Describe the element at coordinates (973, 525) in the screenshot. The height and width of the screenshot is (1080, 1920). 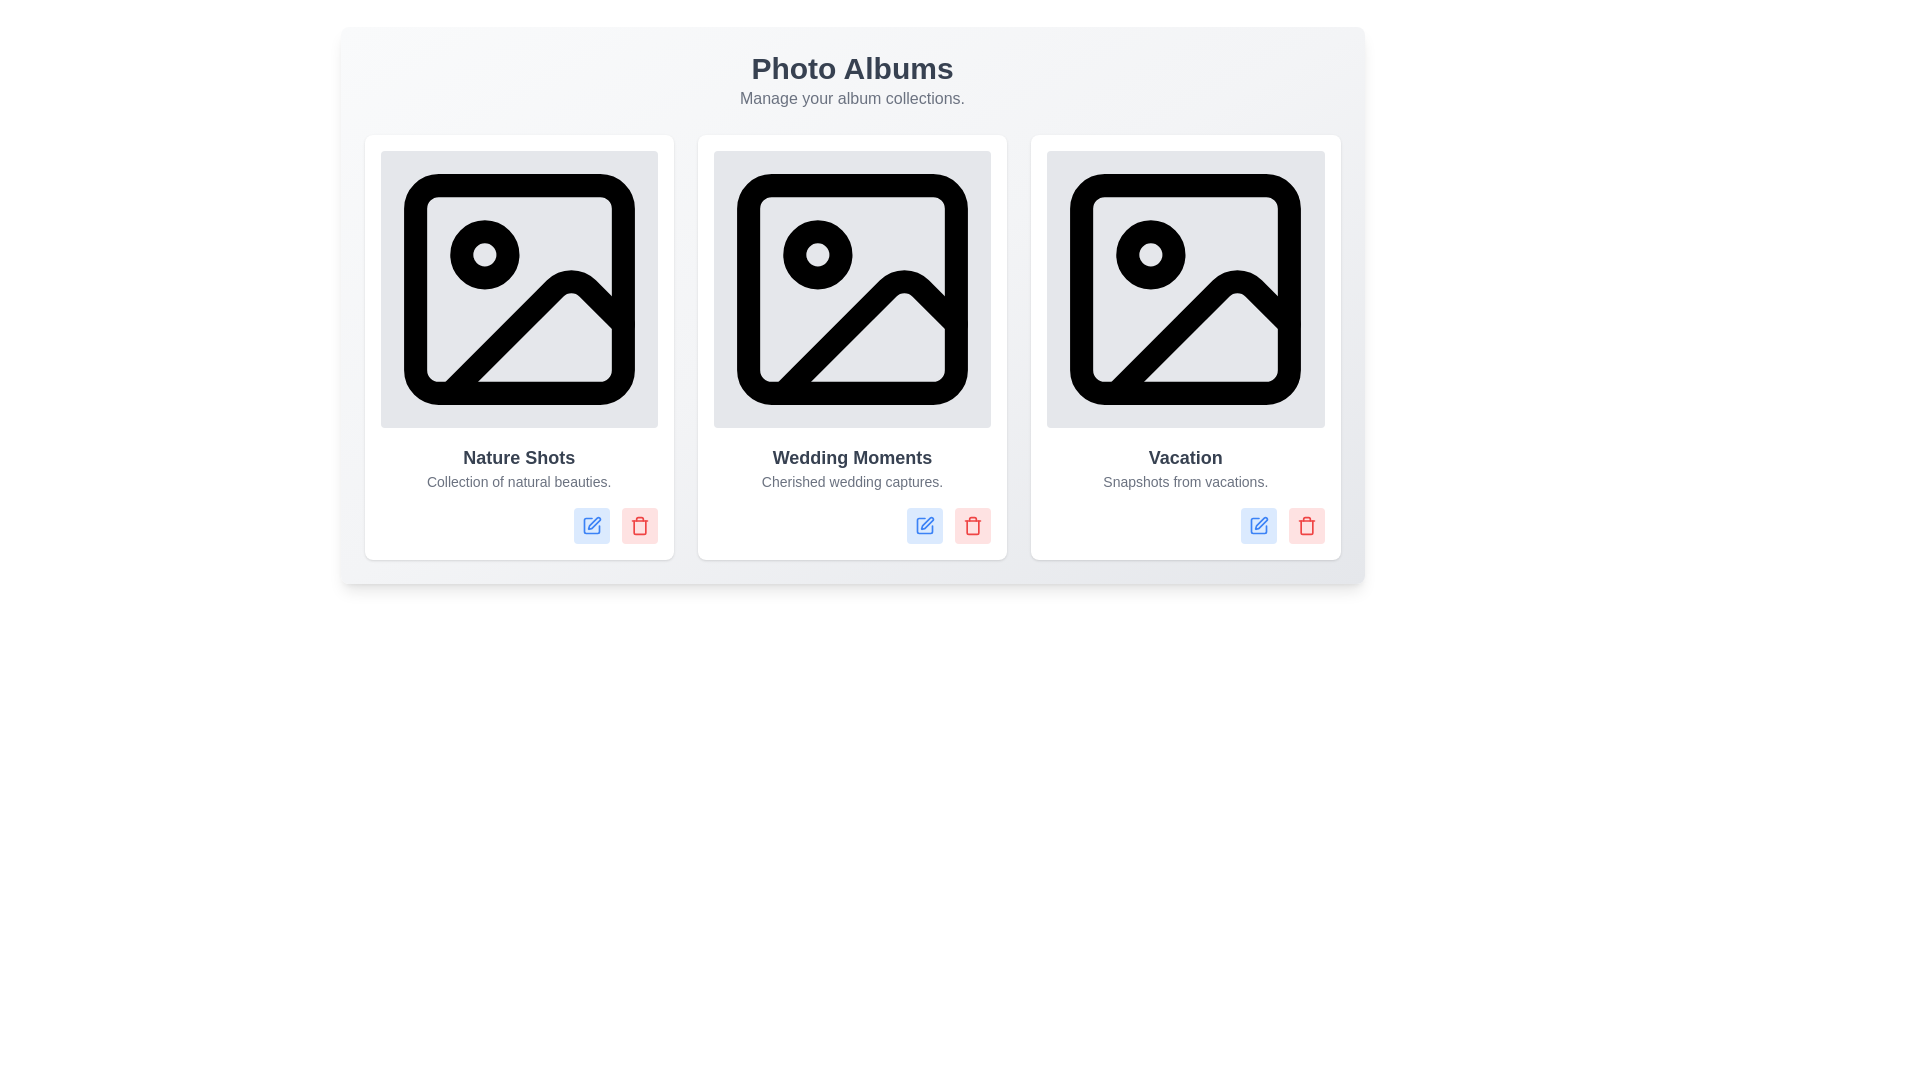
I see `delete button for the album named Wedding Moments` at that location.